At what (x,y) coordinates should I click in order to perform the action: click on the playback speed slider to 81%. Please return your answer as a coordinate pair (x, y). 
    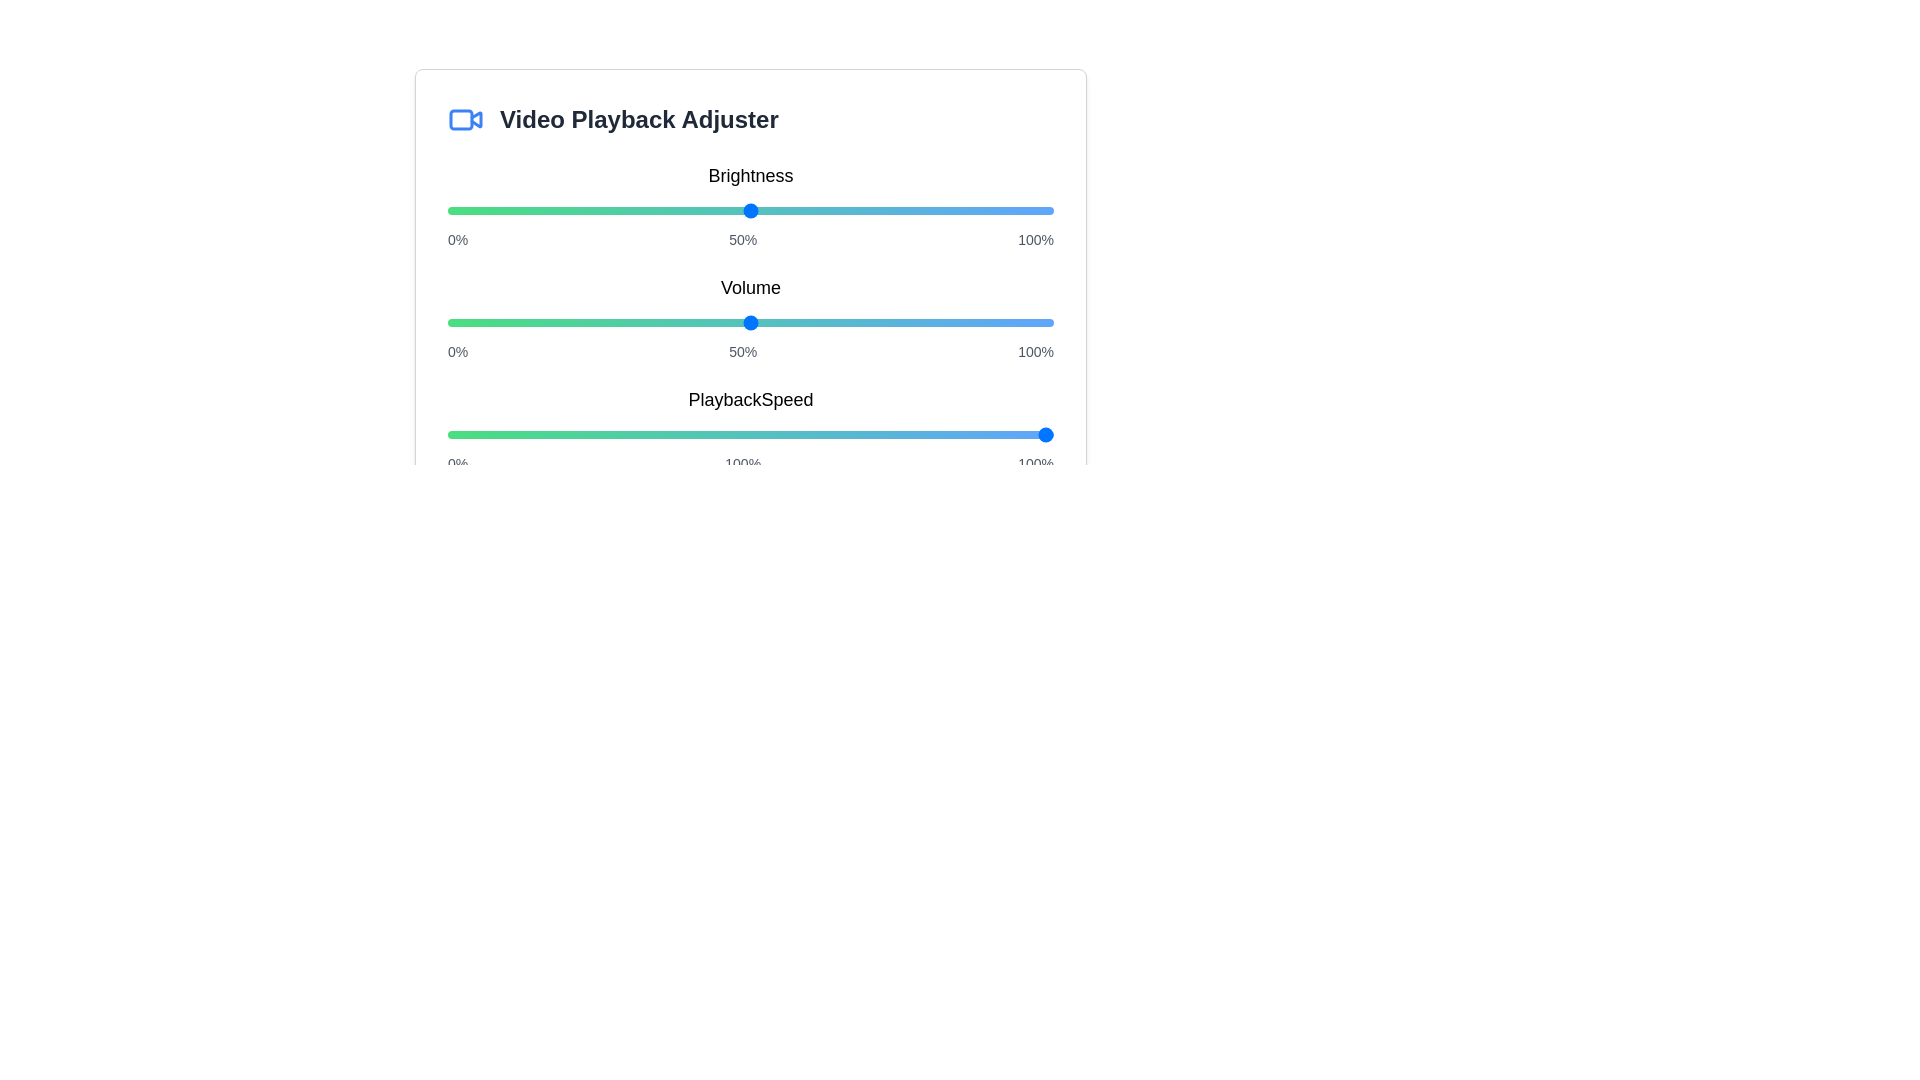
    Looking at the image, I should click on (937, 434).